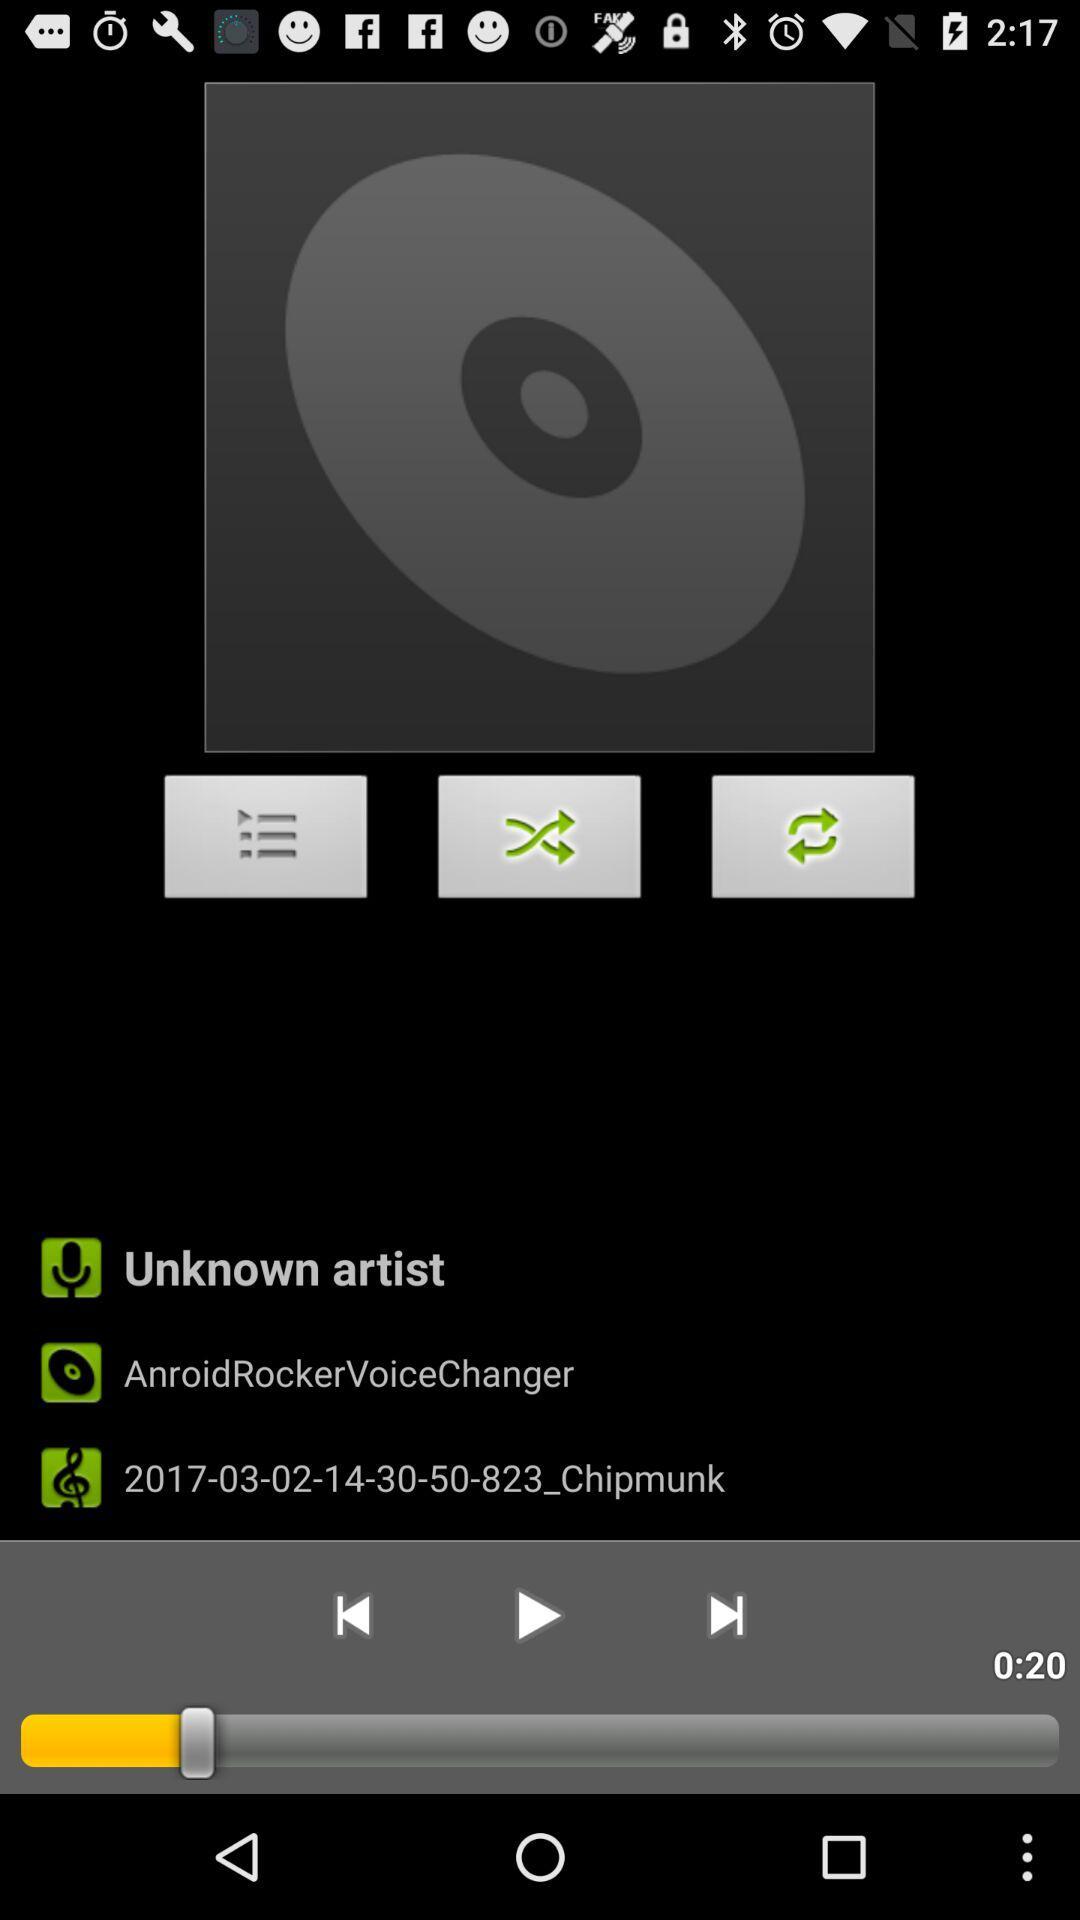 The width and height of the screenshot is (1080, 1920). I want to click on the play icon, so click(538, 1727).